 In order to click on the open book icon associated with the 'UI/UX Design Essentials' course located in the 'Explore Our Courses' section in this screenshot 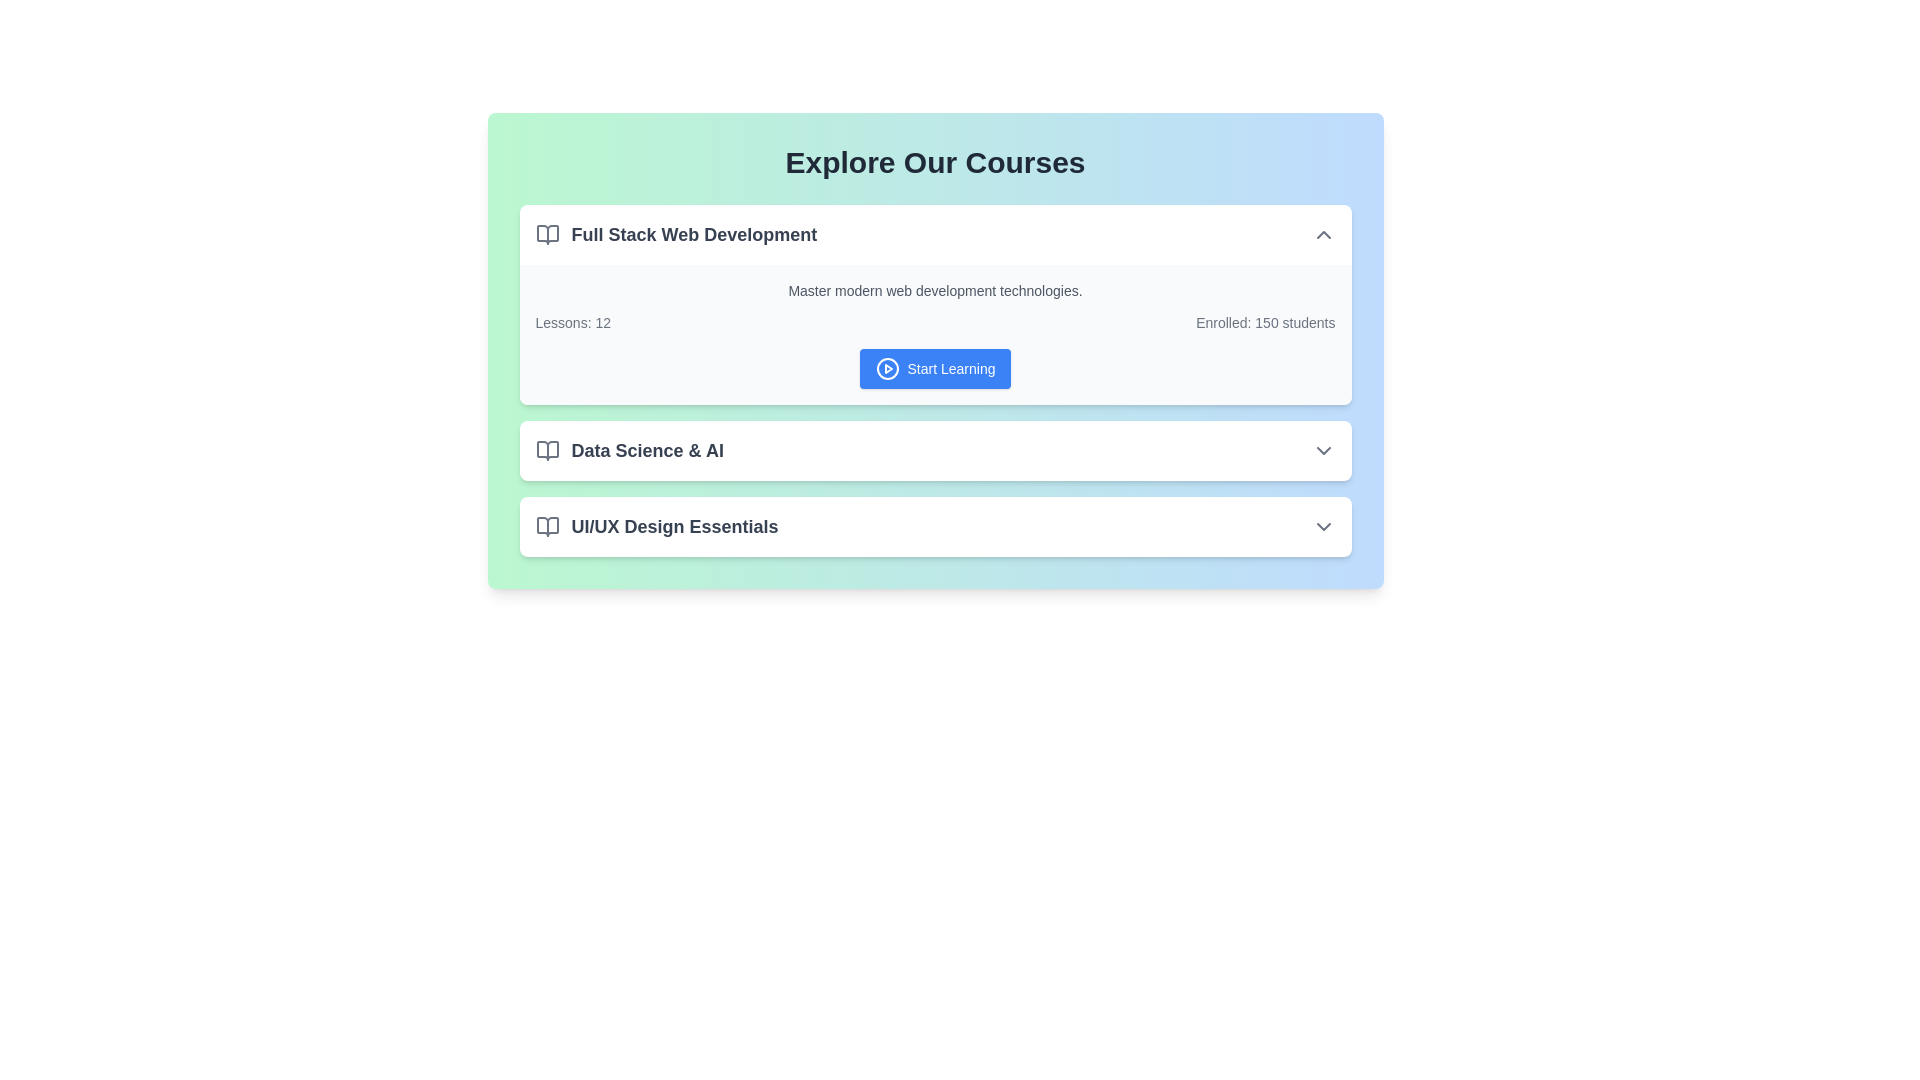, I will do `click(547, 526)`.